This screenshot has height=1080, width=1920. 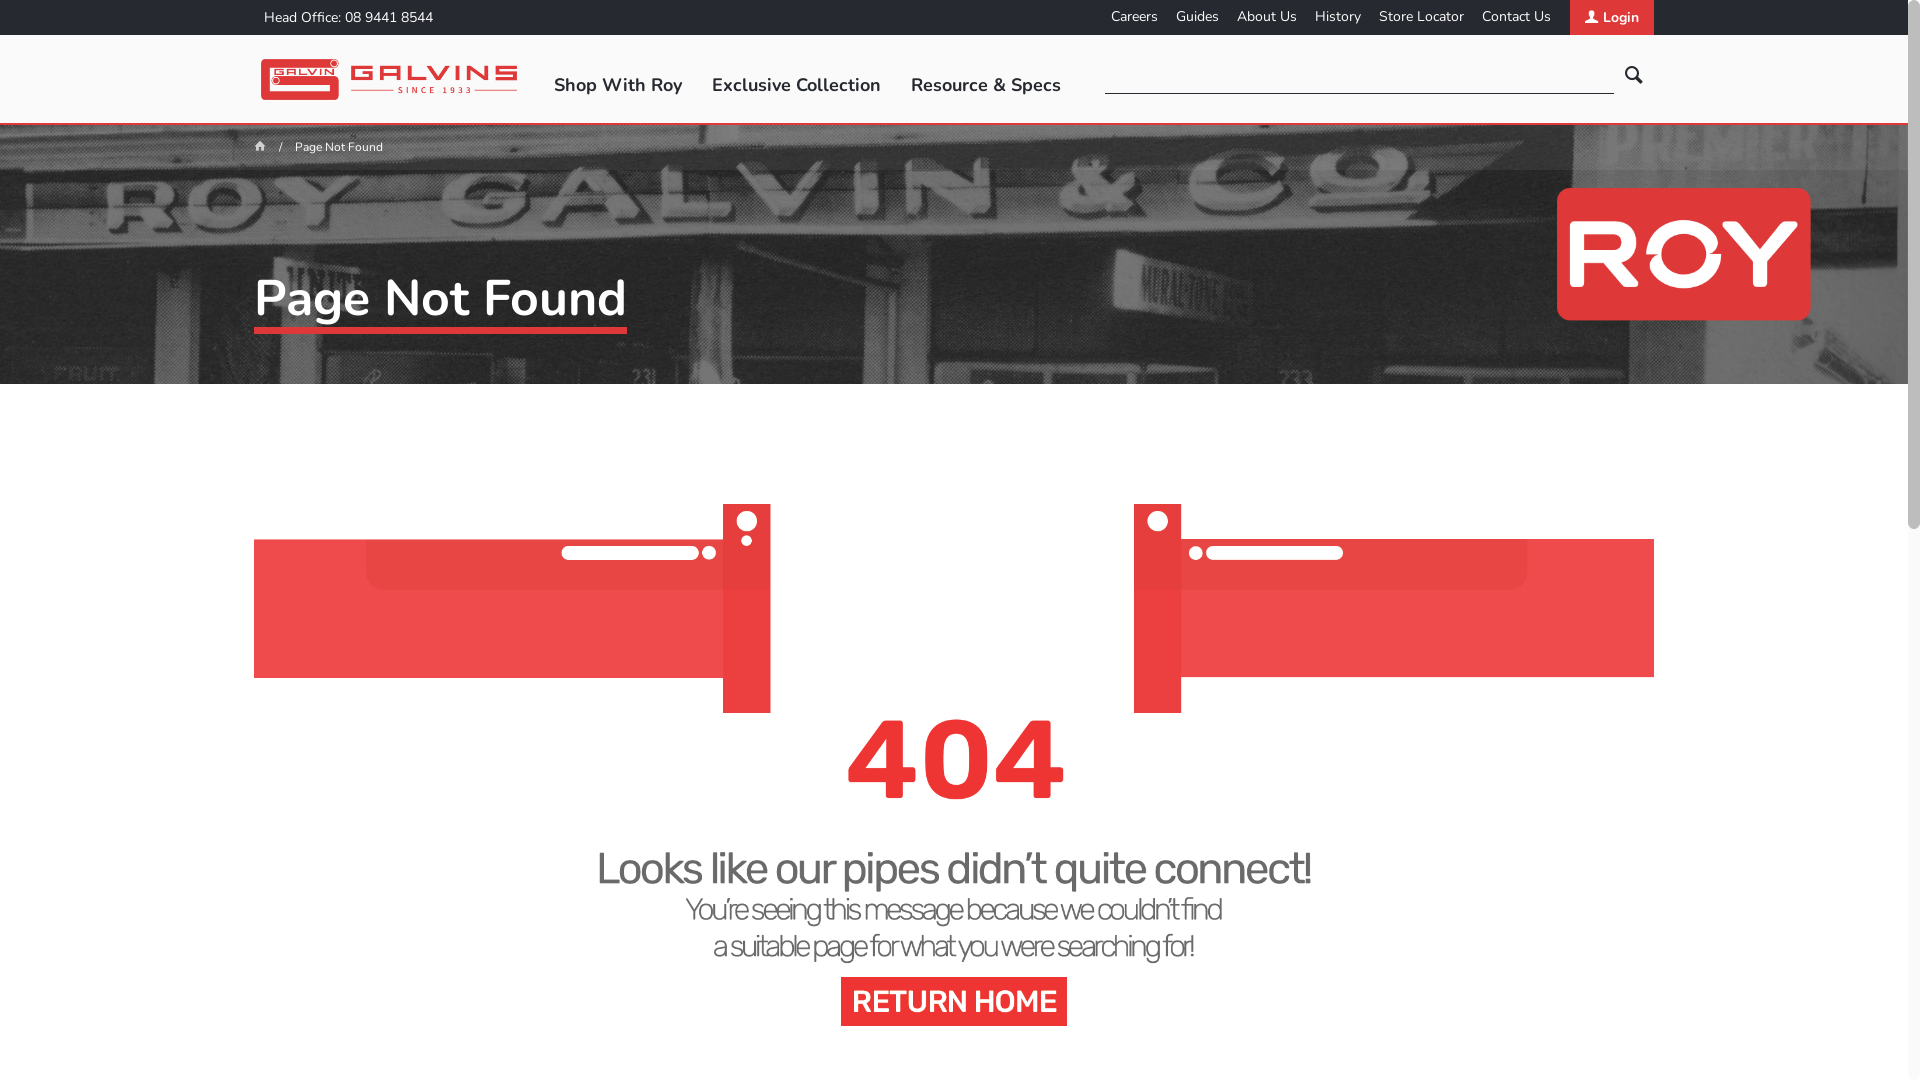 What do you see at coordinates (263, 17) in the screenshot?
I see `'Head Office: 08 9441 8544'` at bounding box center [263, 17].